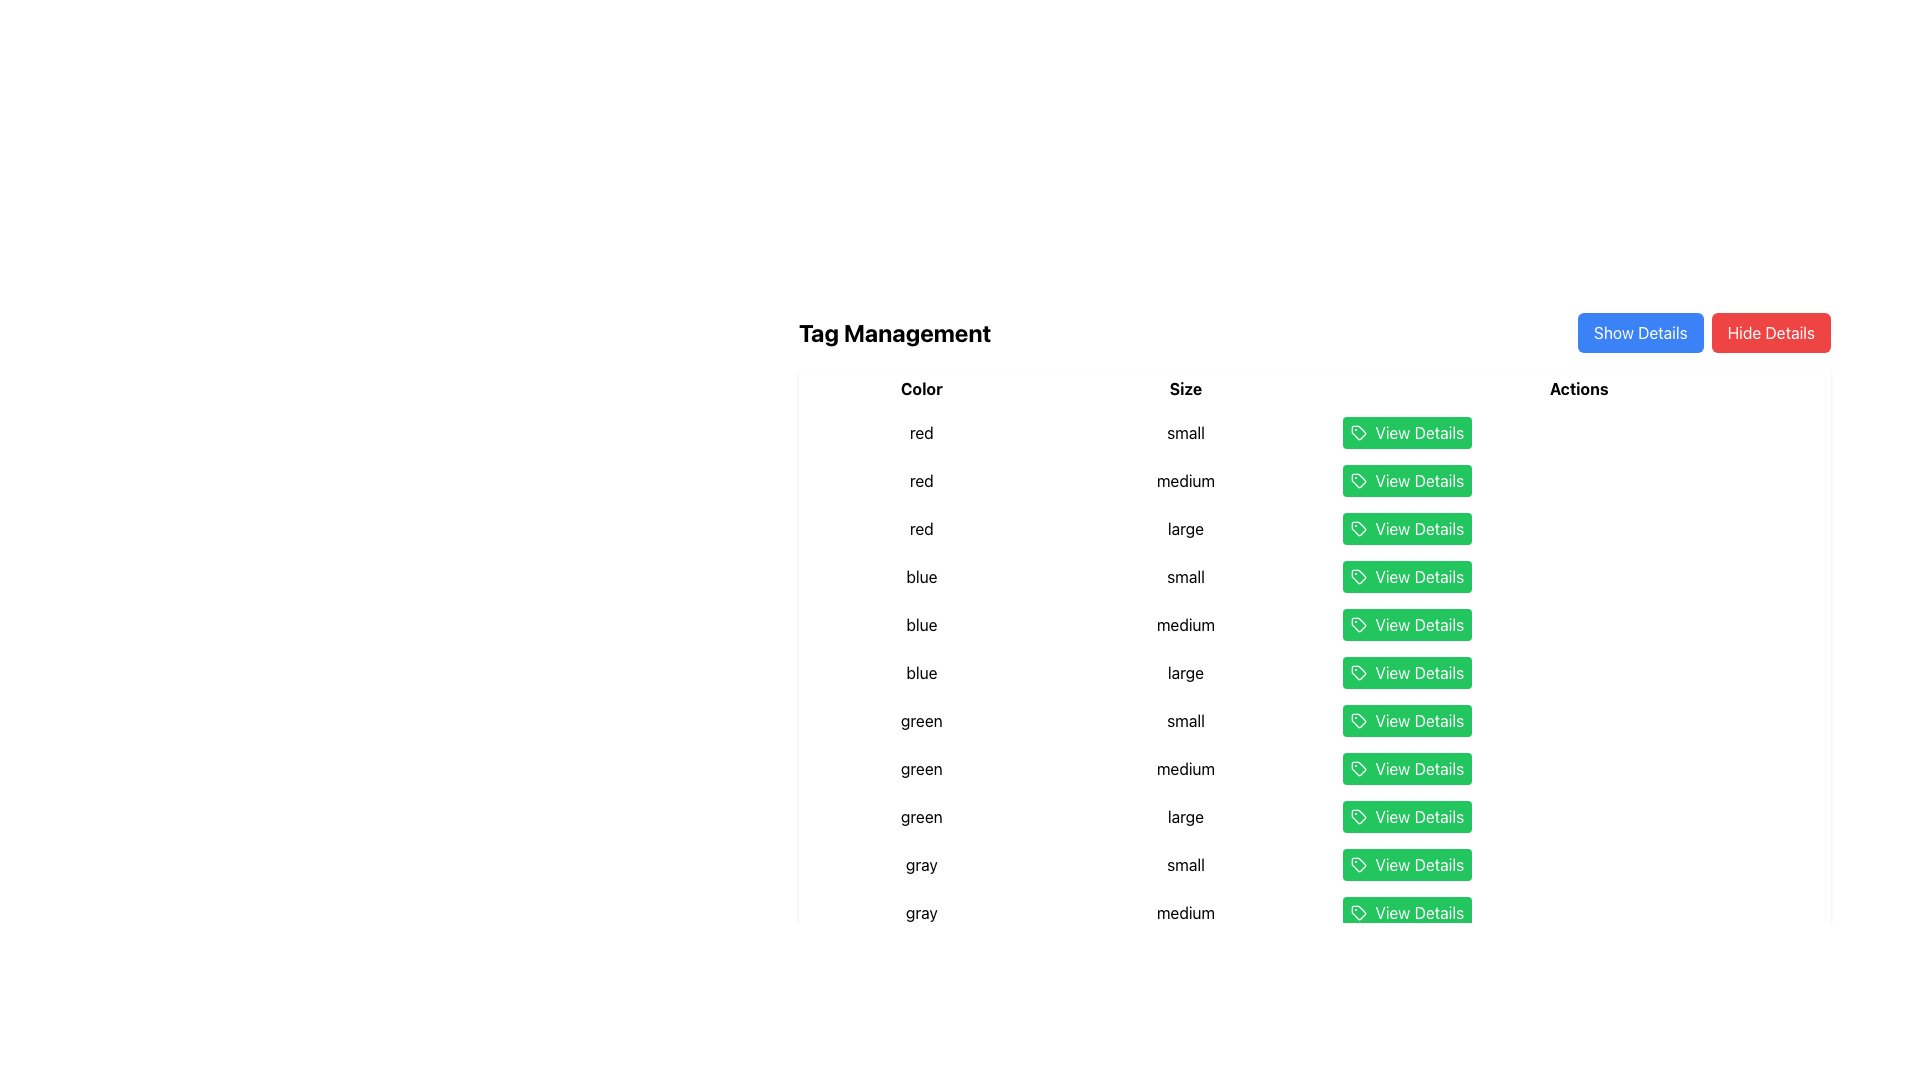 The image size is (1920, 1080). I want to click on the text displaying the size value 'medium' located in the second row of the table under the 'Size' column, which is aligned with 'red' in the 'Color' column and a 'View Details' button in the 'Actions' column, so click(1185, 481).